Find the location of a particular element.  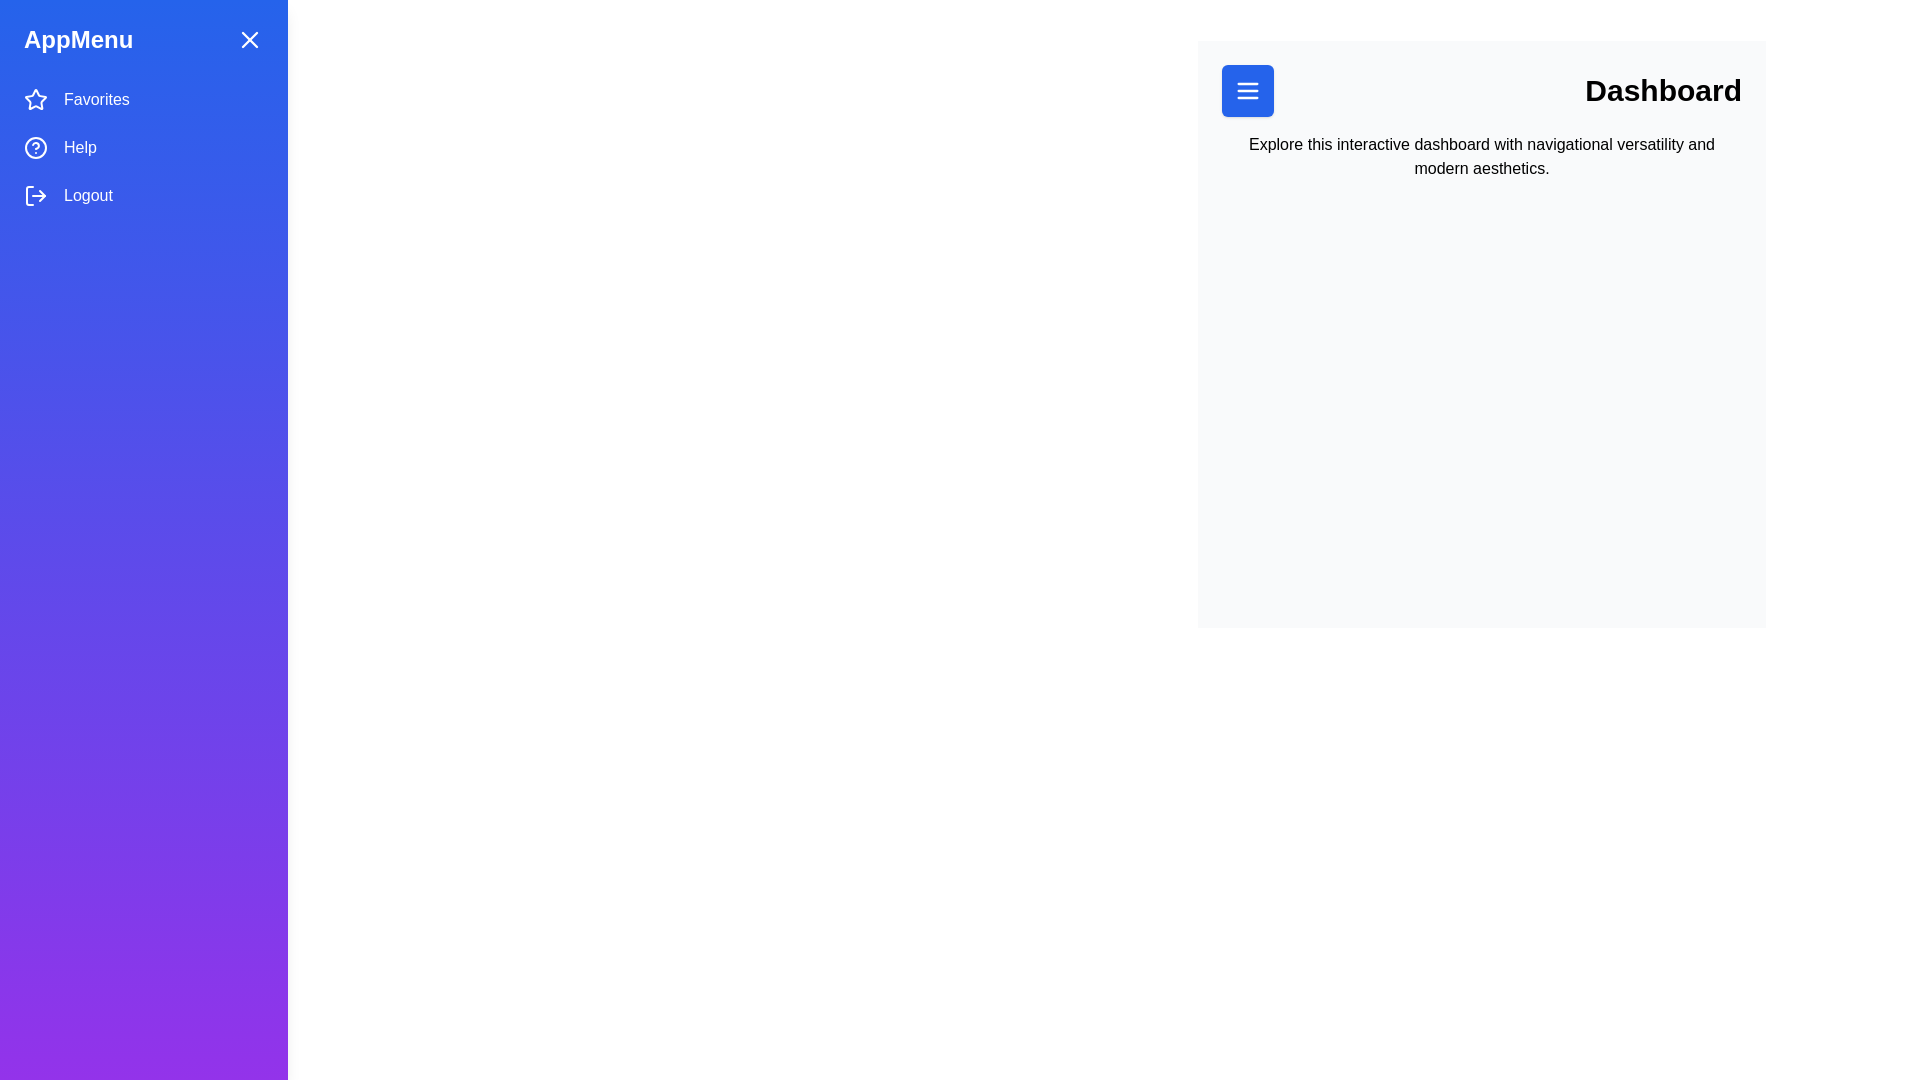

the blue star icon located at the top of the vertical menu, adjacent to the 'Favorites' label is located at coordinates (35, 99).